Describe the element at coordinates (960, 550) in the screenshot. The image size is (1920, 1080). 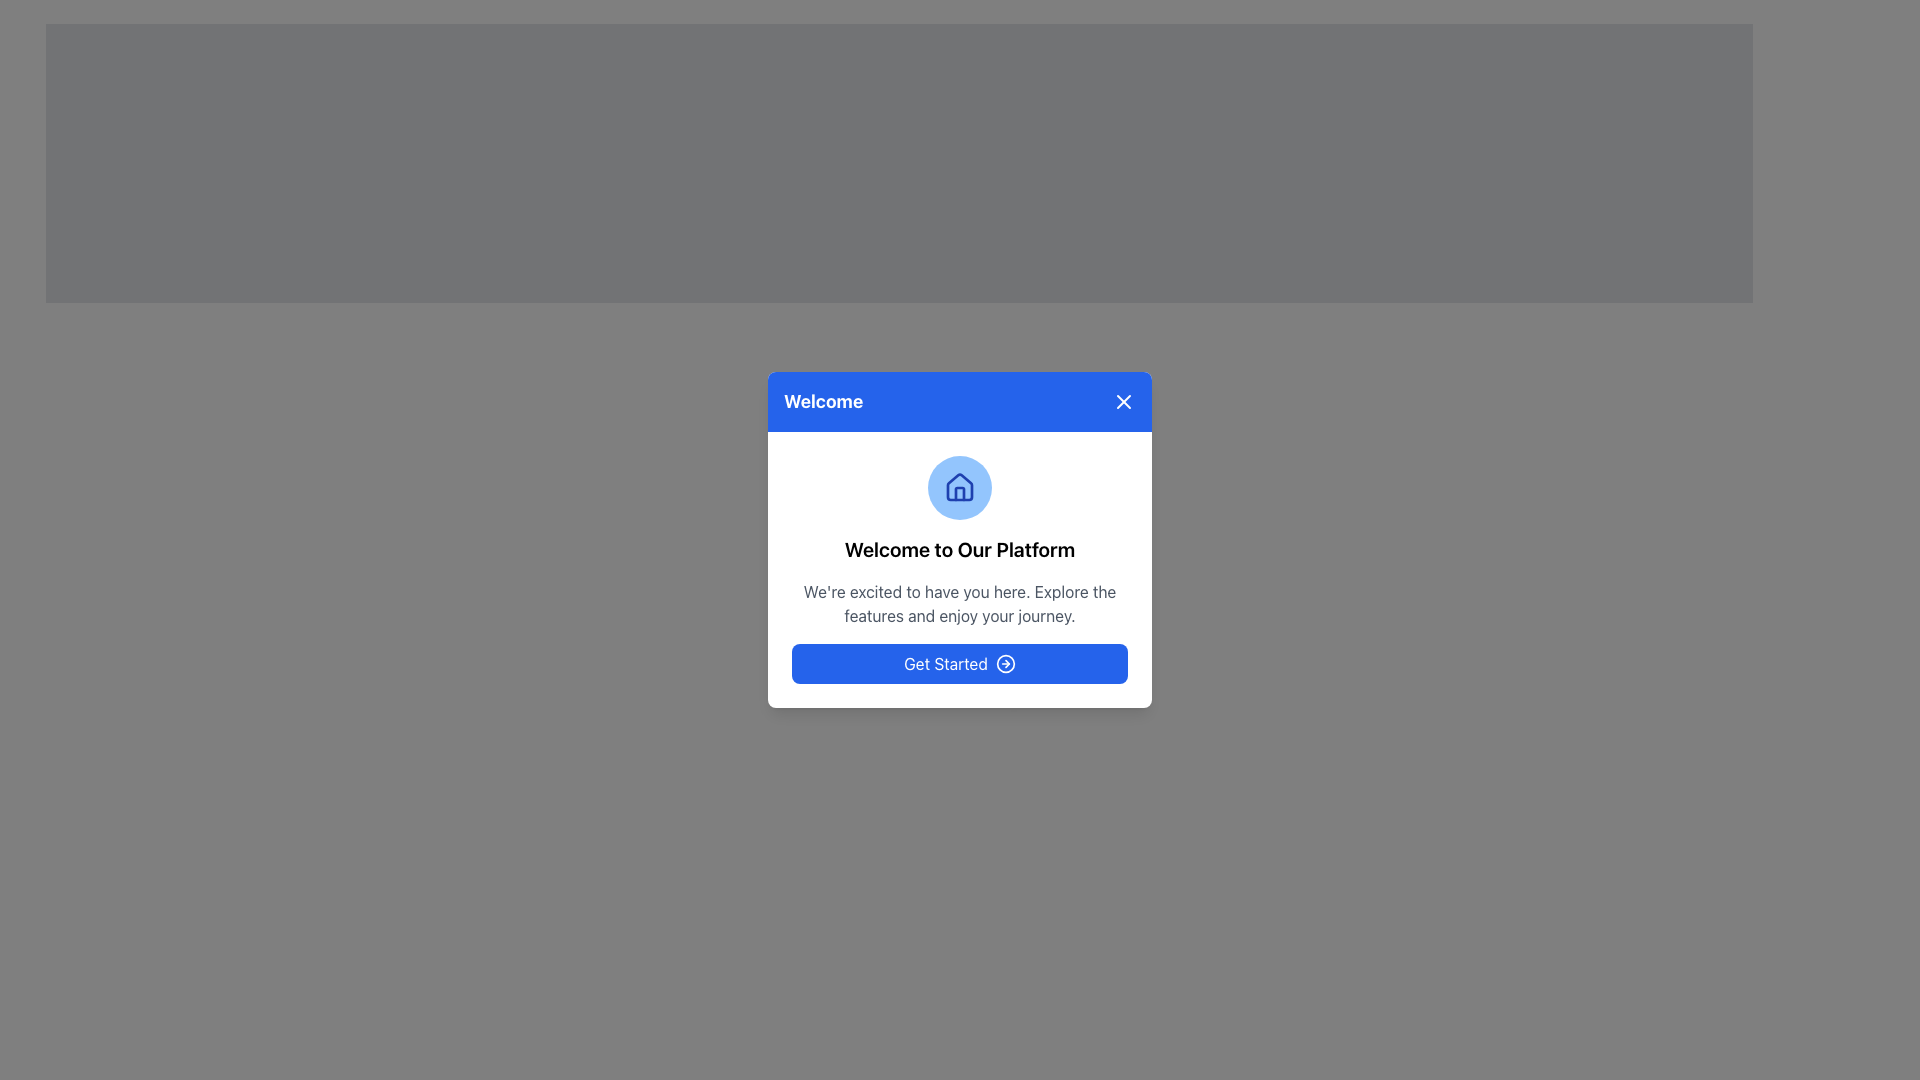
I see `the text element displaying 'Welcome to Our Platform', which is styled in a larger, bold font and is positioned centrally within the dialog box, above a paragraph and below an icon` at that location.